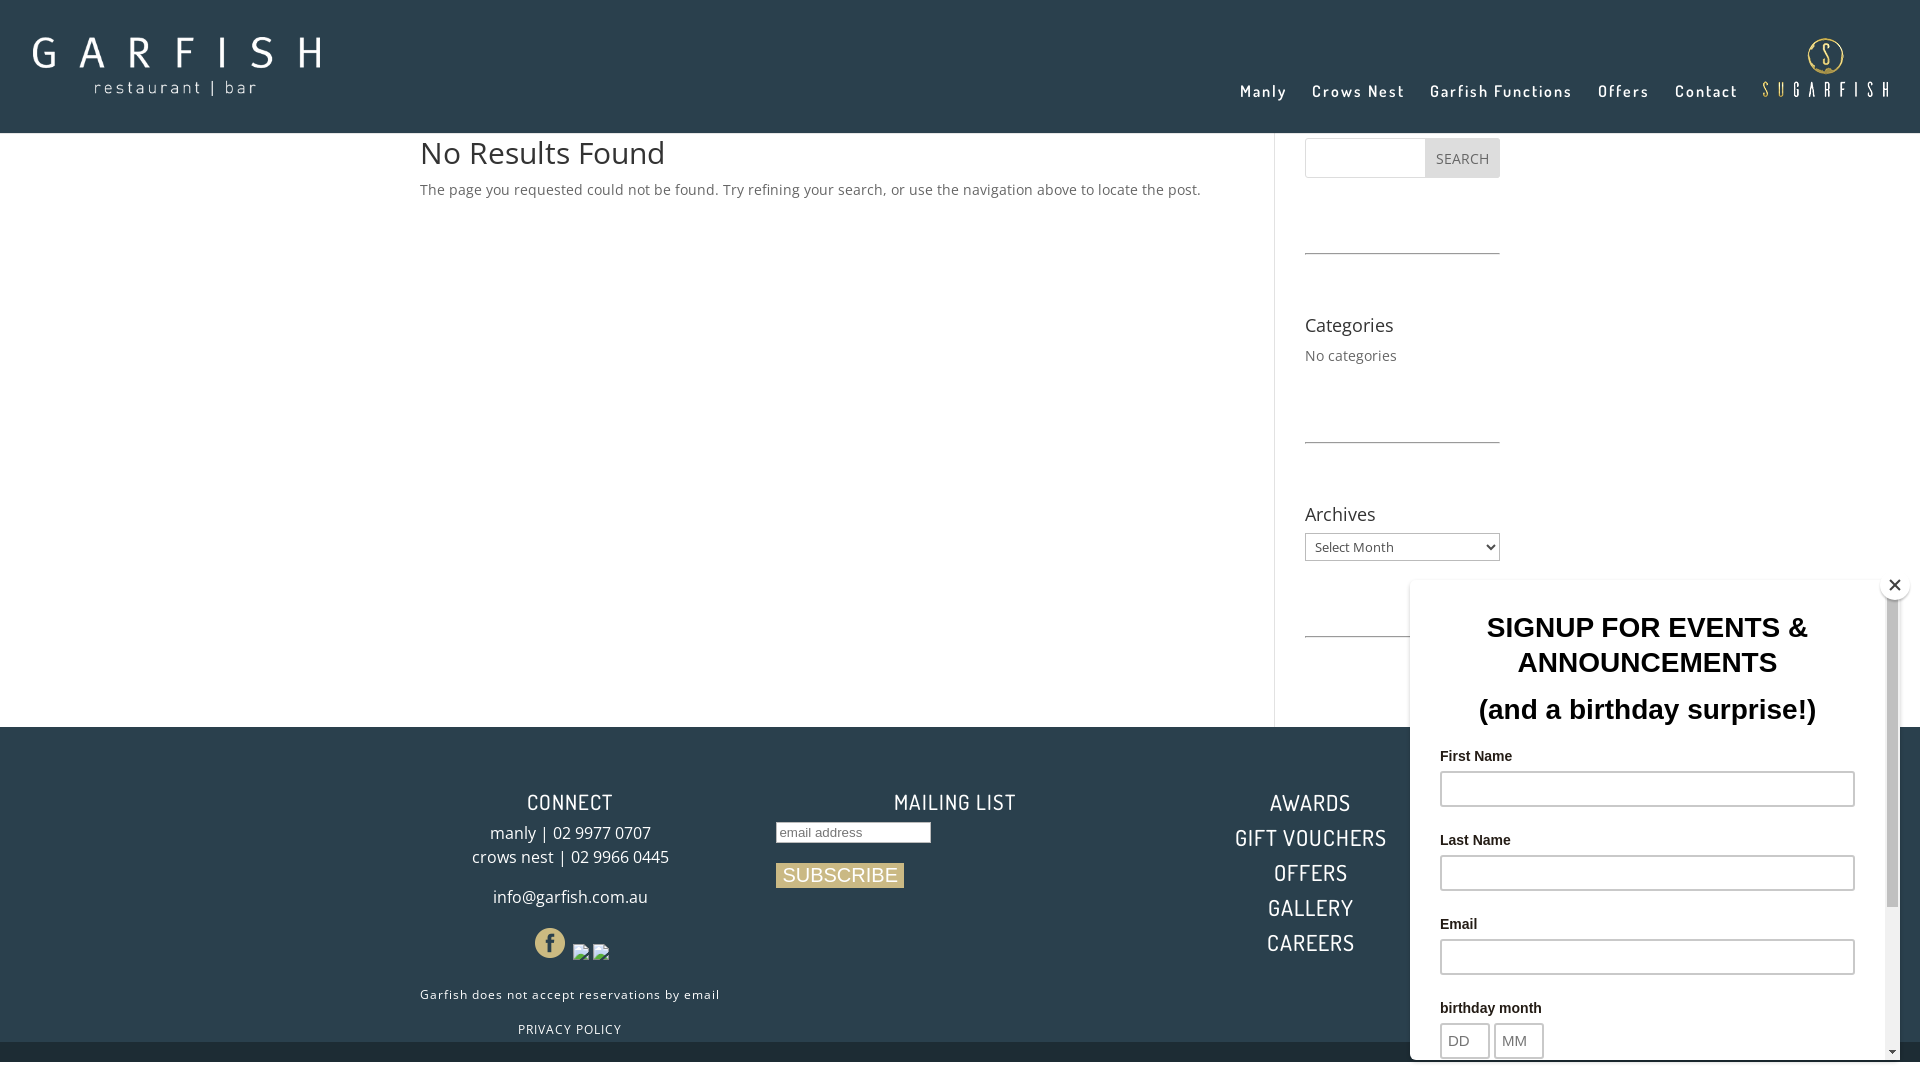 The image size is (1920, 1080). I want to click on 'Search', so click(1424, 157).